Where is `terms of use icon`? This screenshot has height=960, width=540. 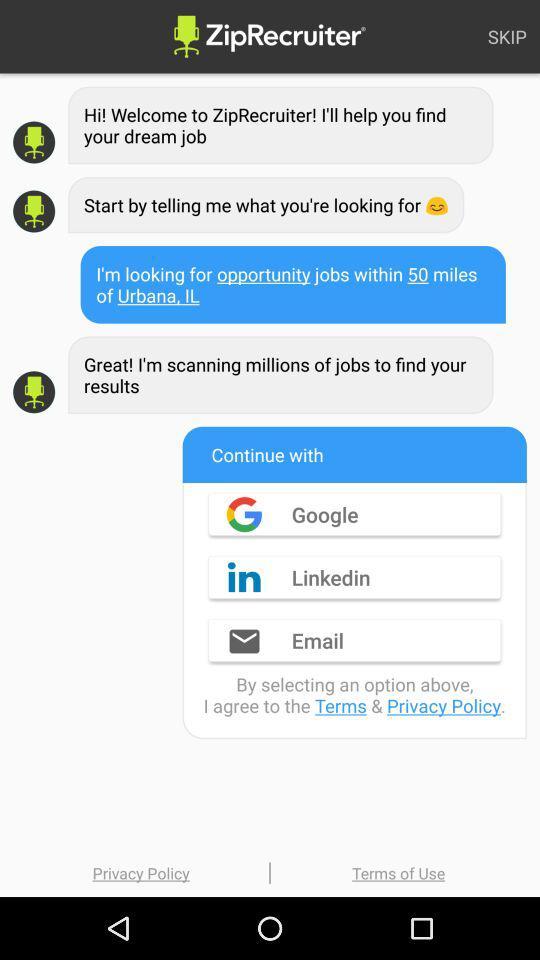 terms of use icon is located at coordinates (398, 872).